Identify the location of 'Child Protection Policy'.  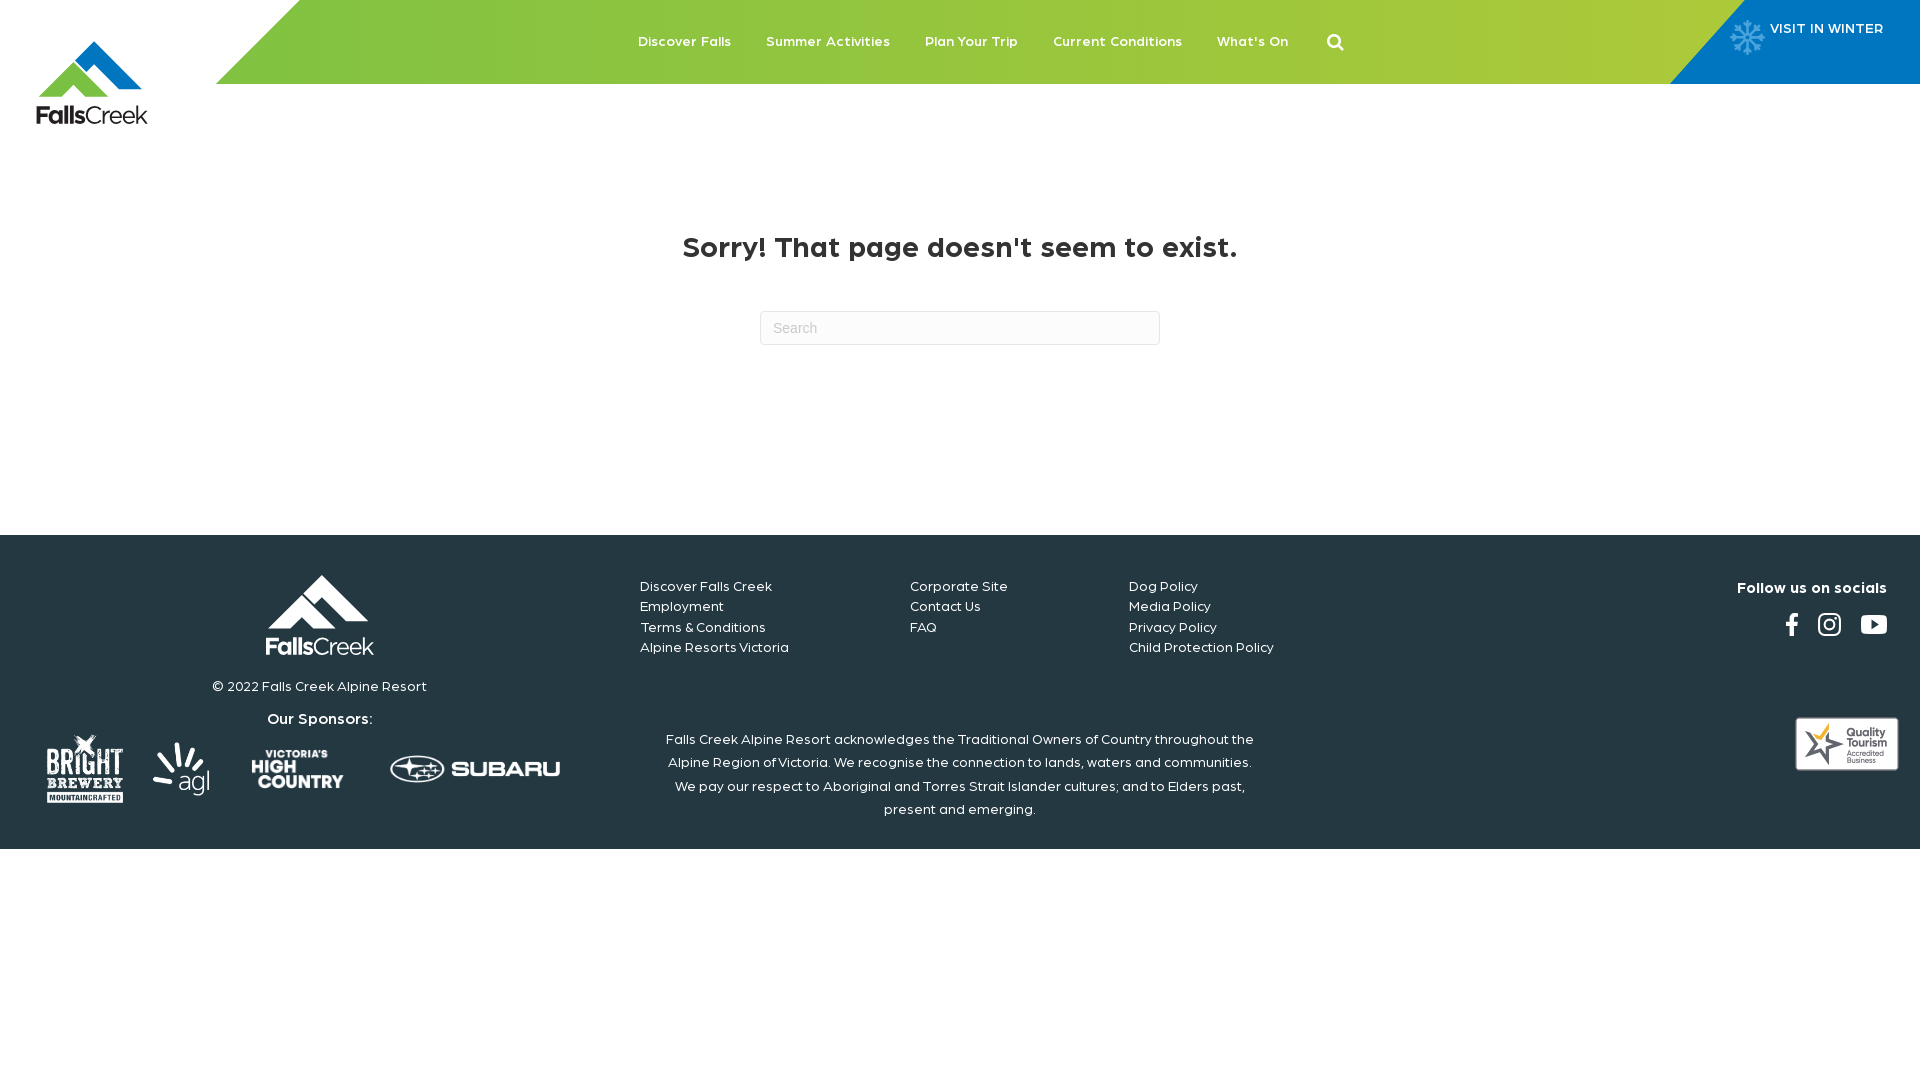
(1128, 645).